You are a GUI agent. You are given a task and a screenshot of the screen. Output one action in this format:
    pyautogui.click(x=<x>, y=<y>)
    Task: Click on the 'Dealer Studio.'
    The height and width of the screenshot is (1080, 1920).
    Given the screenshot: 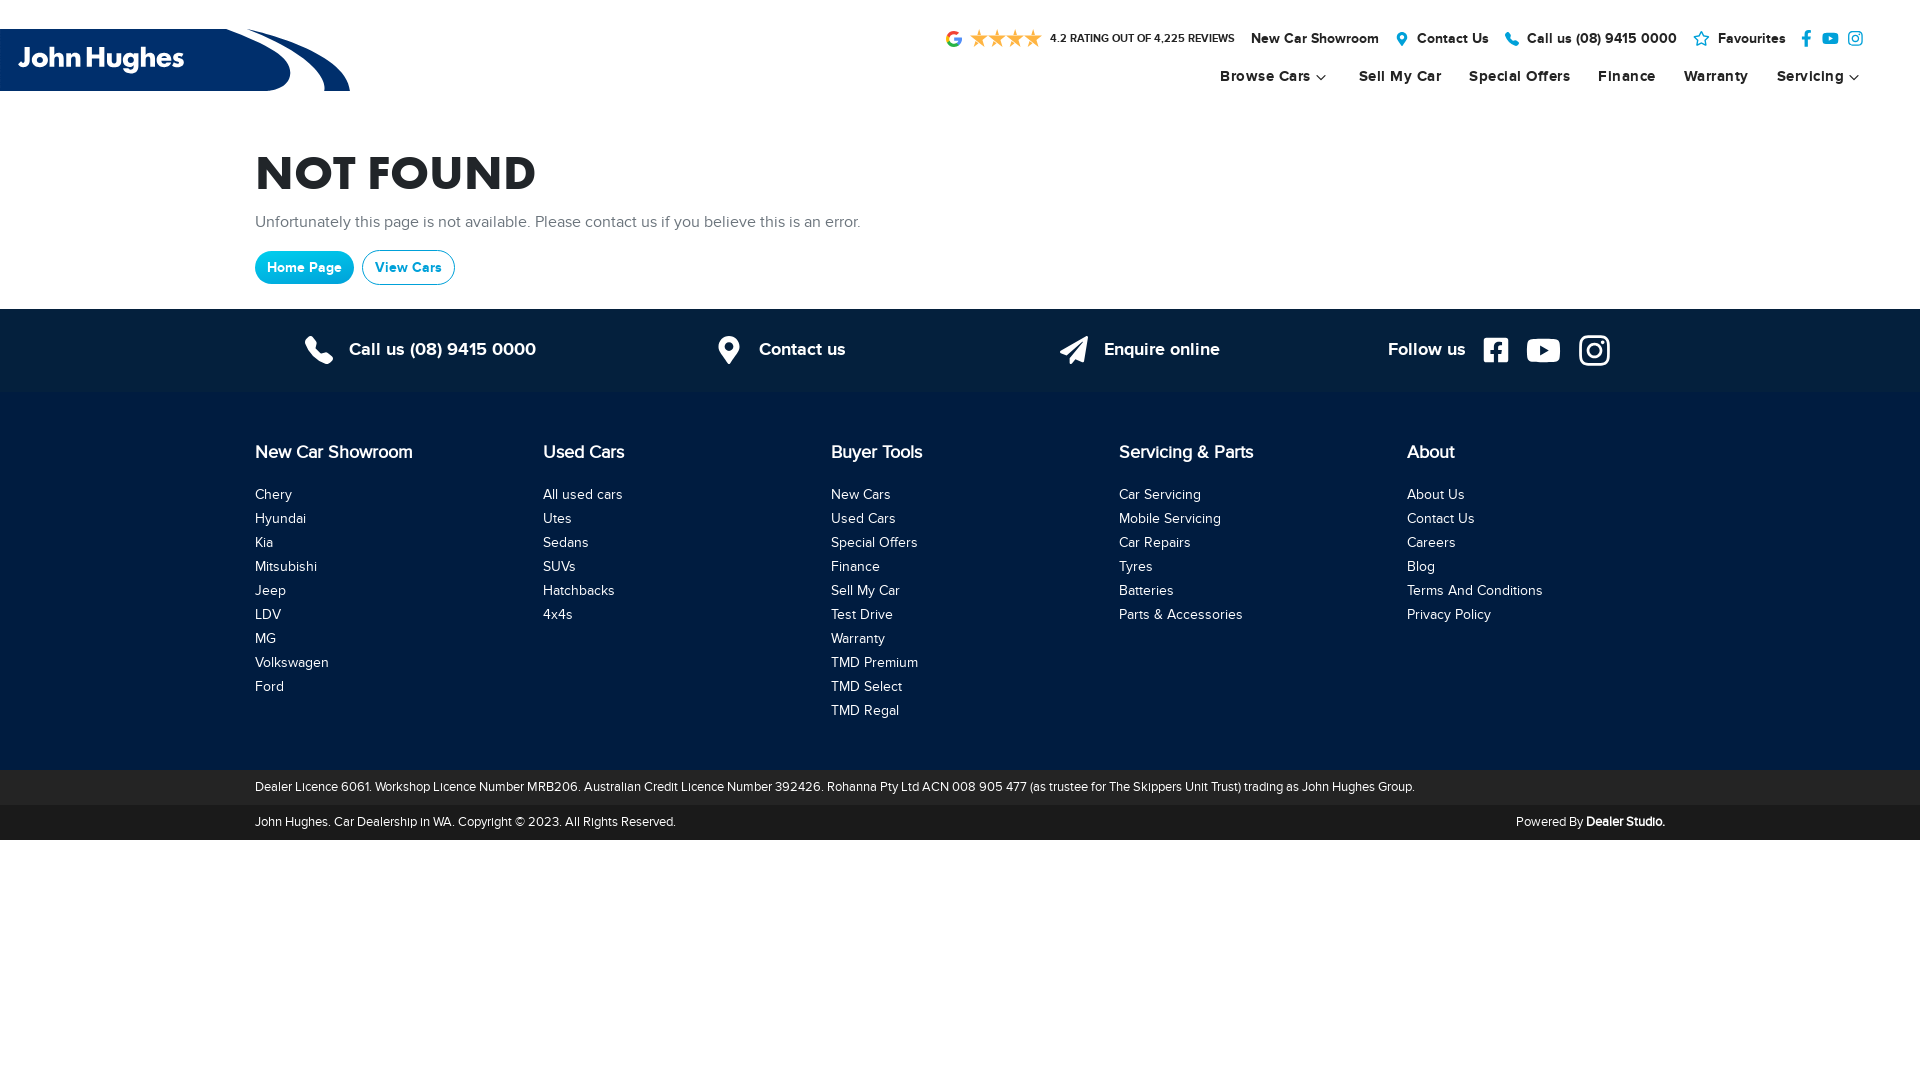 What is the action you would take?
    pyautogui.click(x=1625, y=821)
    